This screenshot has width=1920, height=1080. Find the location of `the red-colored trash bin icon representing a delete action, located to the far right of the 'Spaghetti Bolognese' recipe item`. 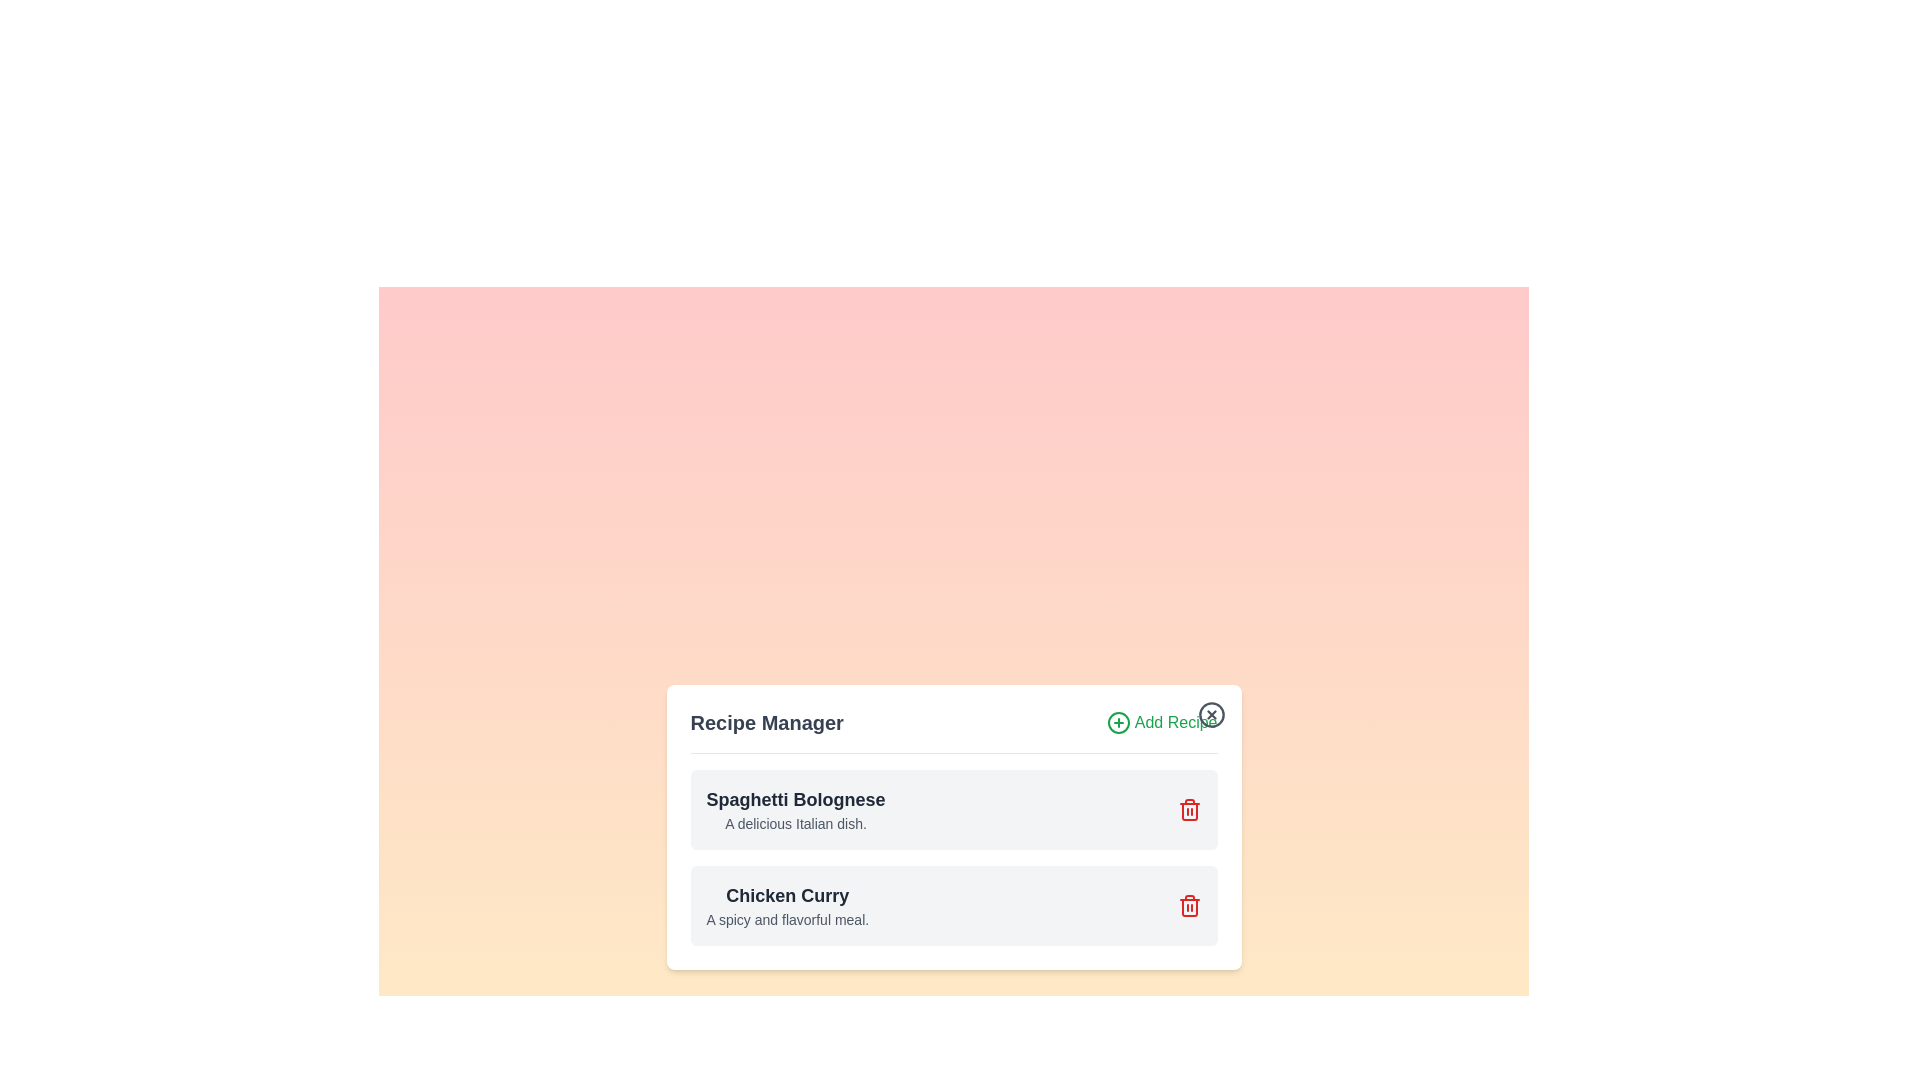

the red-colored trash bin icon representing a delete action, located to the far right of the 'Spaghetti Bolognese' recipe item is located at coordinates (1189, 808).